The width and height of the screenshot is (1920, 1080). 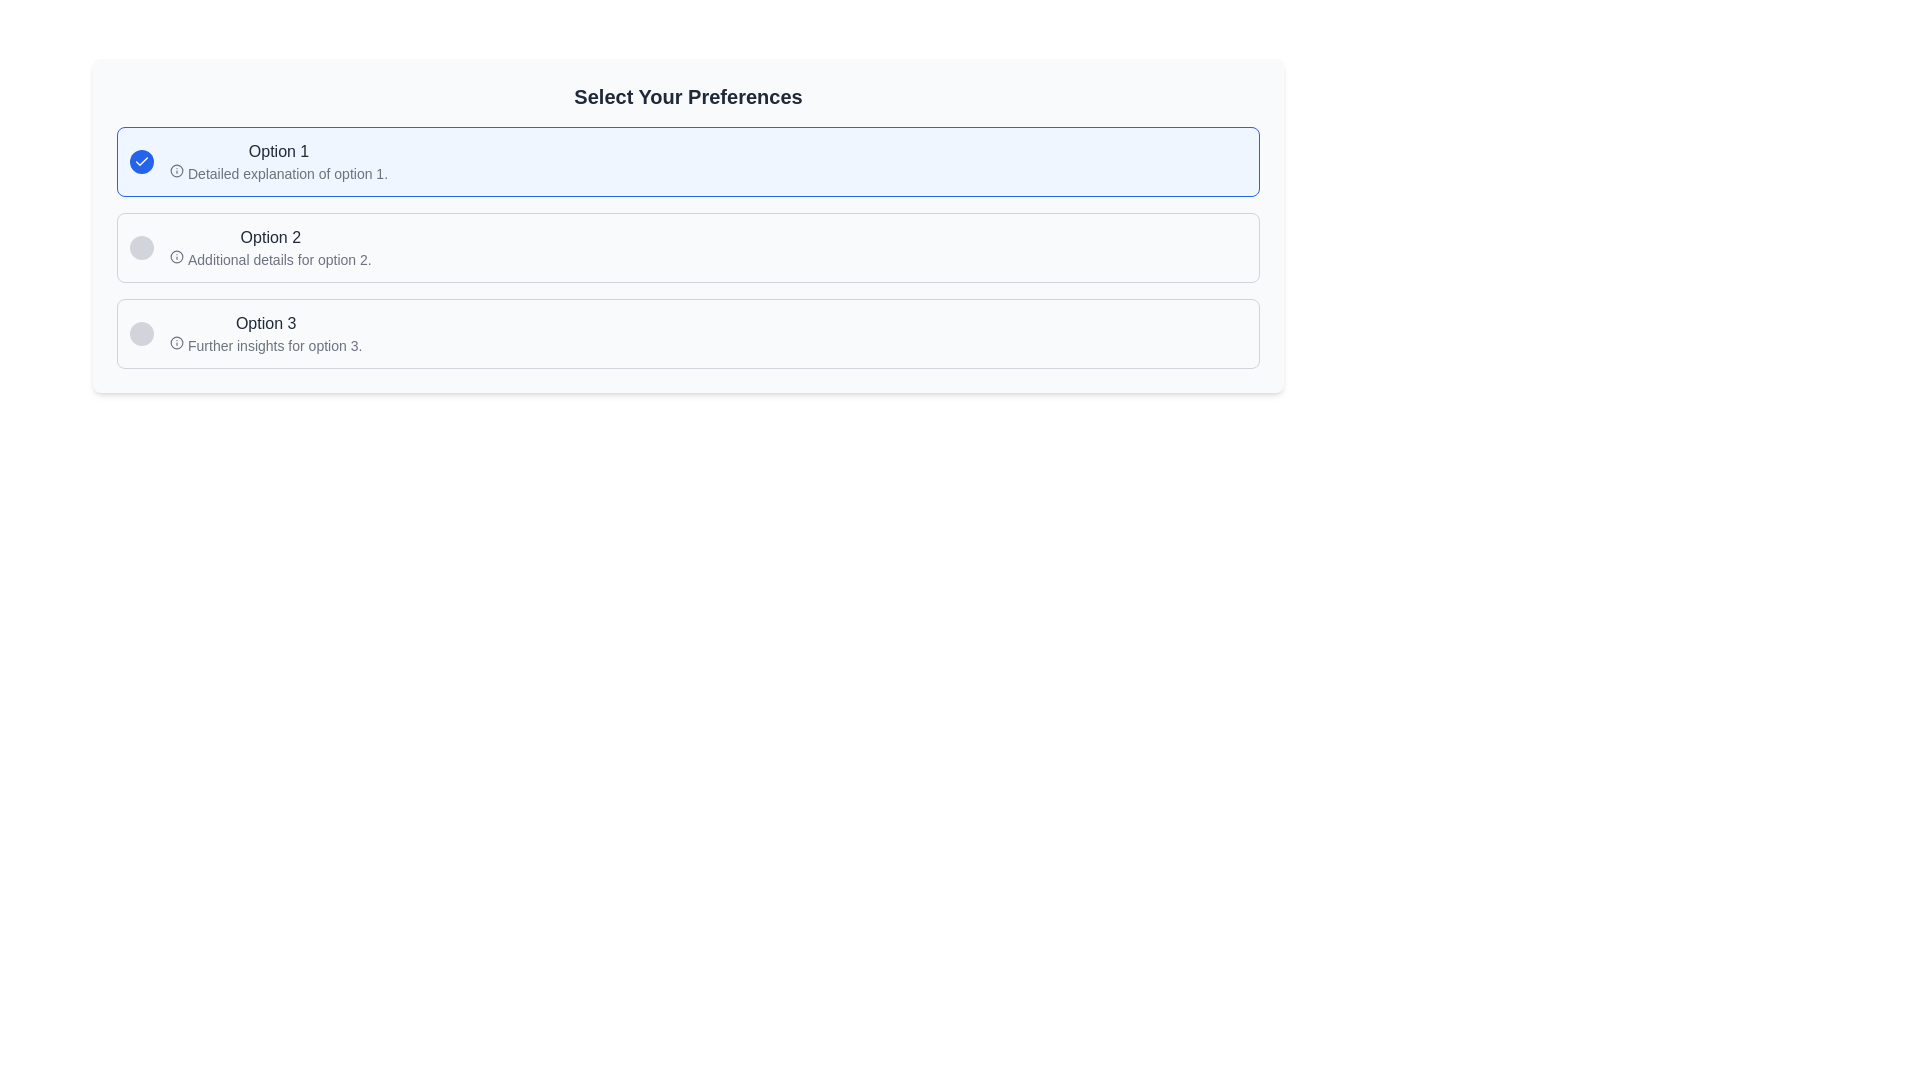 I want to click on the circular information icon located to the left of the descriptive text in Option 2 under the 'Select Your Preferences' section, so click(x=177, y=256).